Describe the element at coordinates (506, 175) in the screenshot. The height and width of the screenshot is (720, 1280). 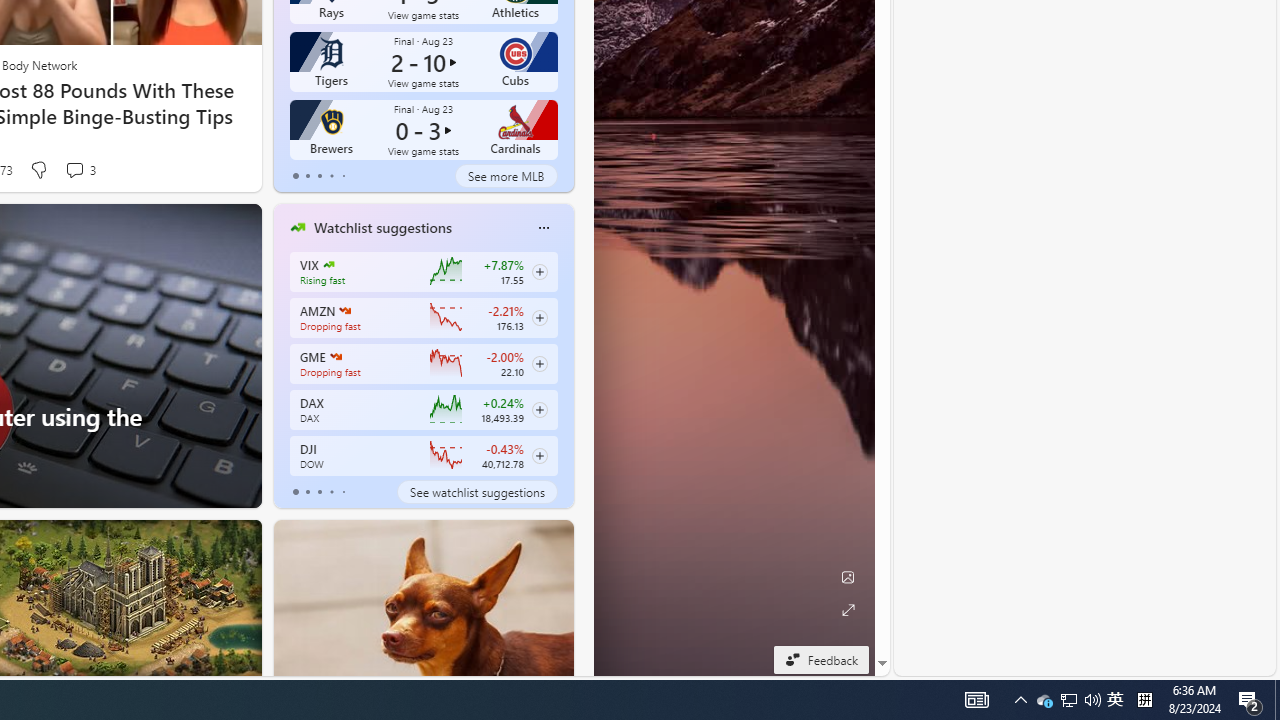
I see `'See more MLB'` at that location.